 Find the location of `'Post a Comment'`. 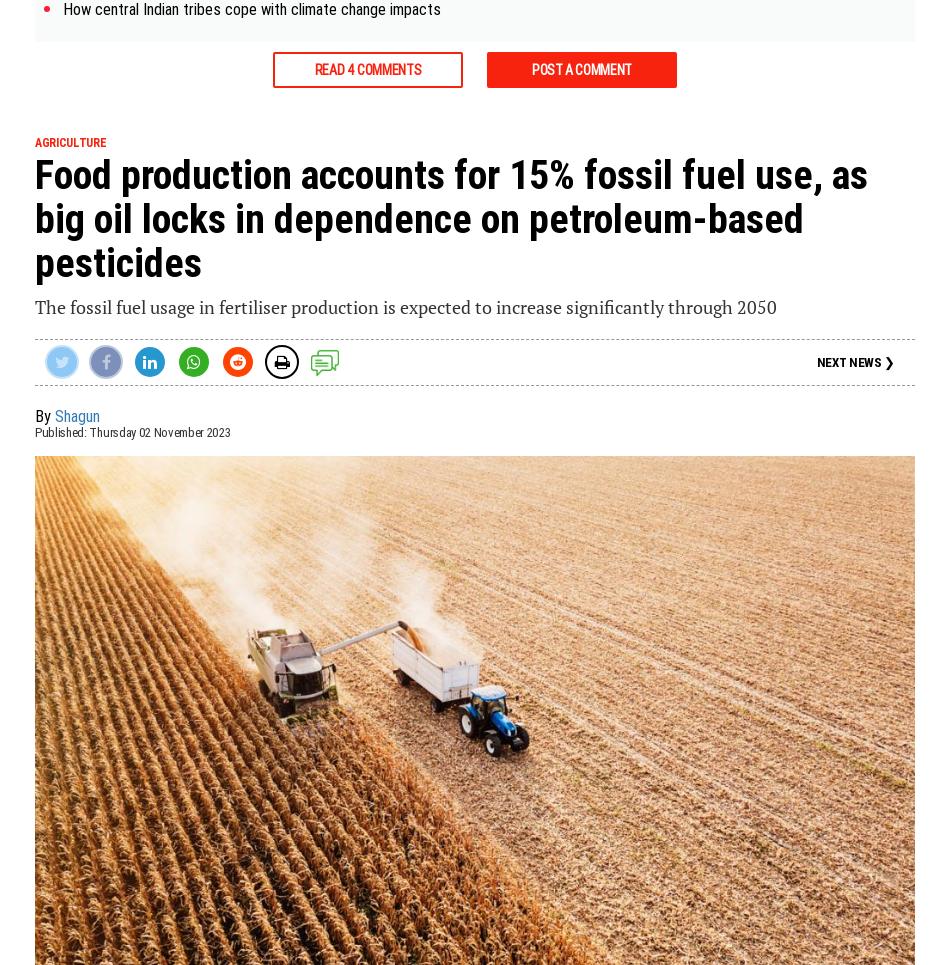

'Post a Comment' is located at coordinates (581, 68).